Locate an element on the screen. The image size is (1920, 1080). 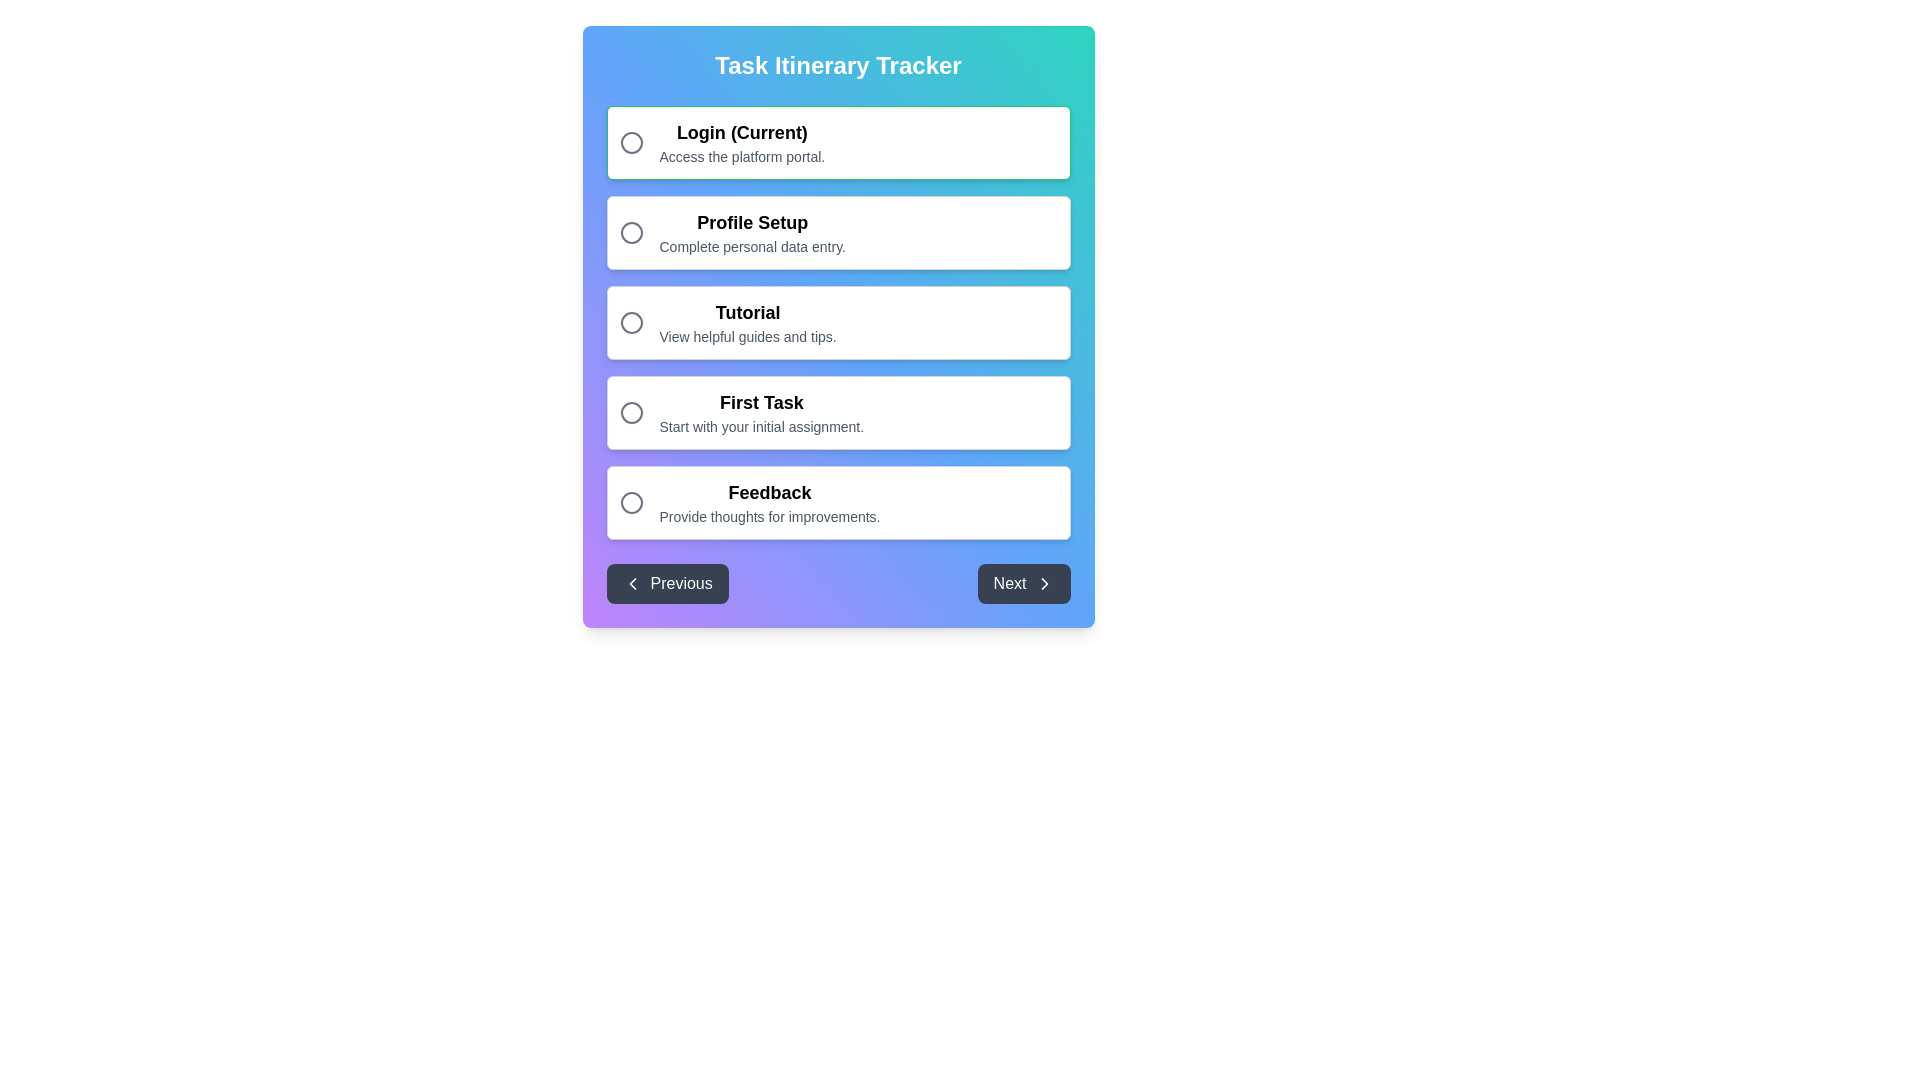
the third informational or selectable card in the 'Task Itinerary Tracker' section, which is located below 'Profile Setup' and above 'First Task' is located at coordinates (838, 322).